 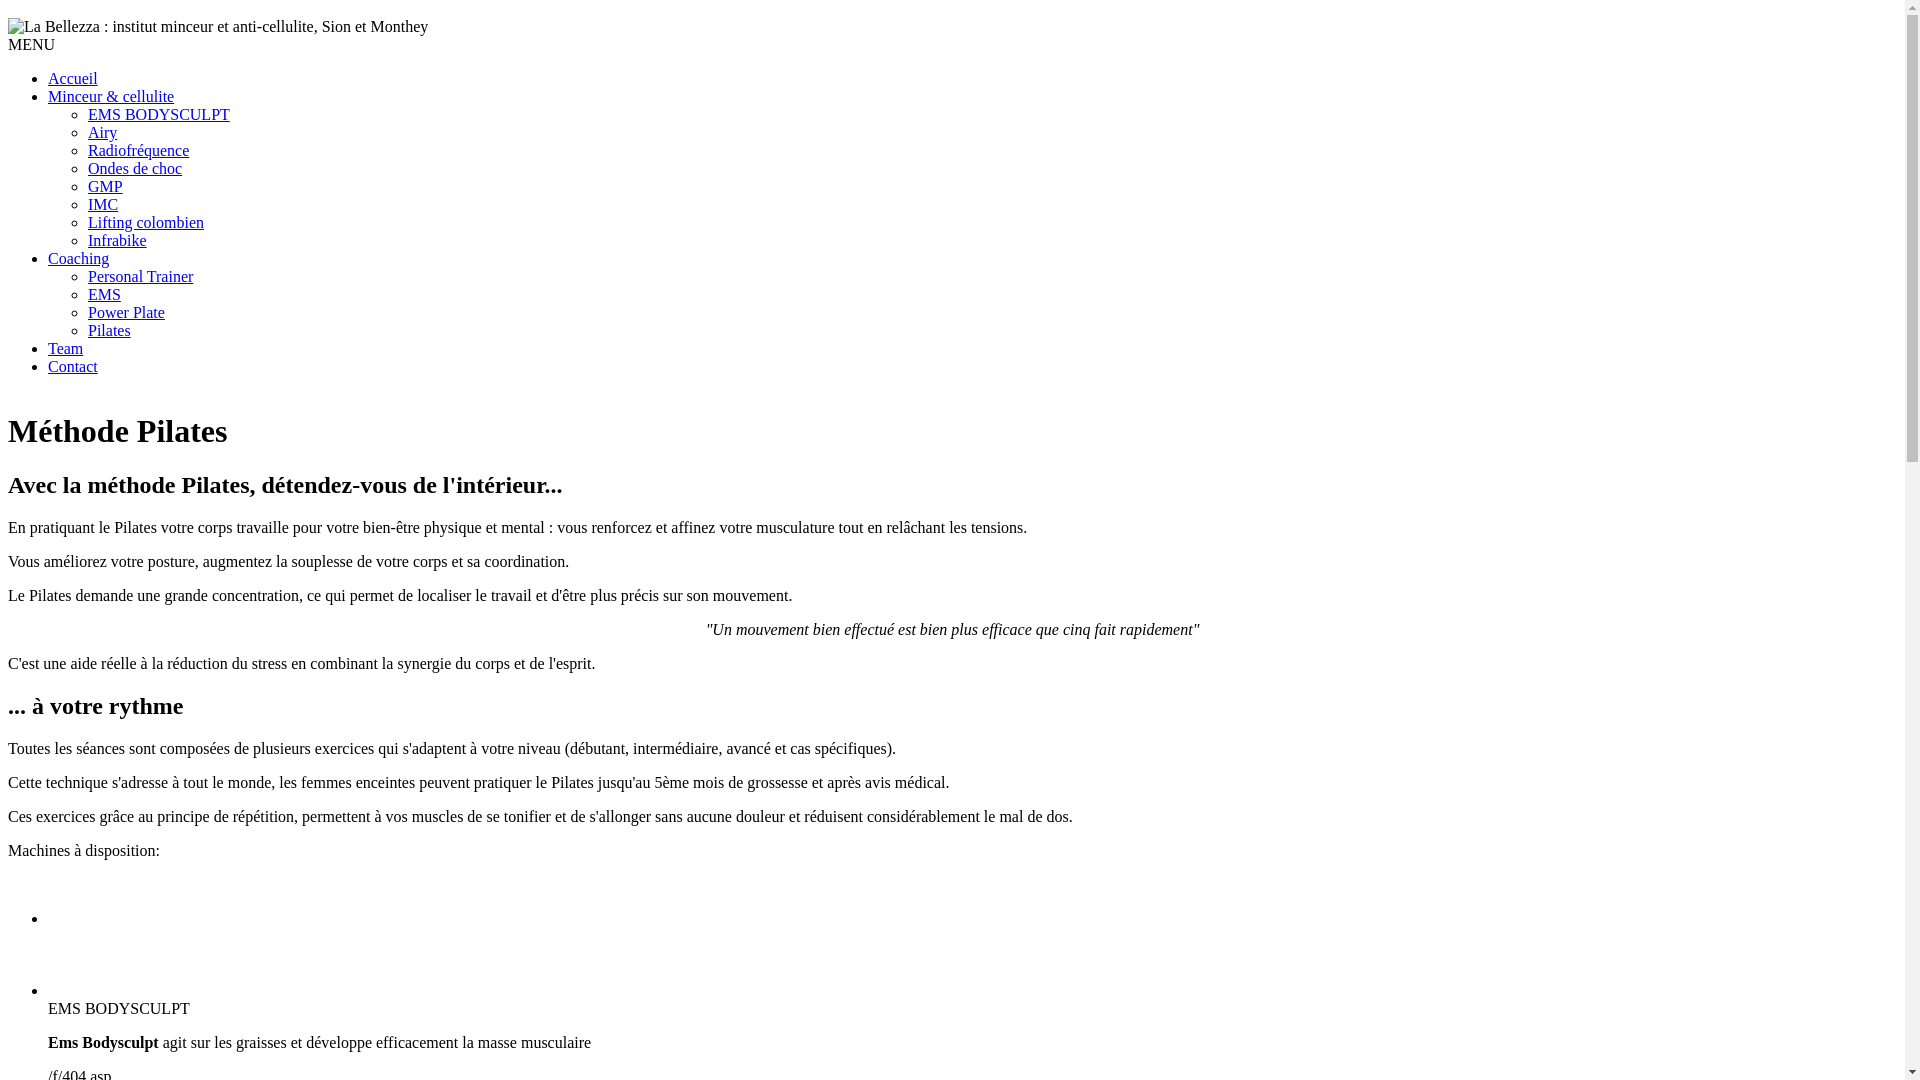 I want to click on 'Lifting colombien', so click(x=144, y=222).